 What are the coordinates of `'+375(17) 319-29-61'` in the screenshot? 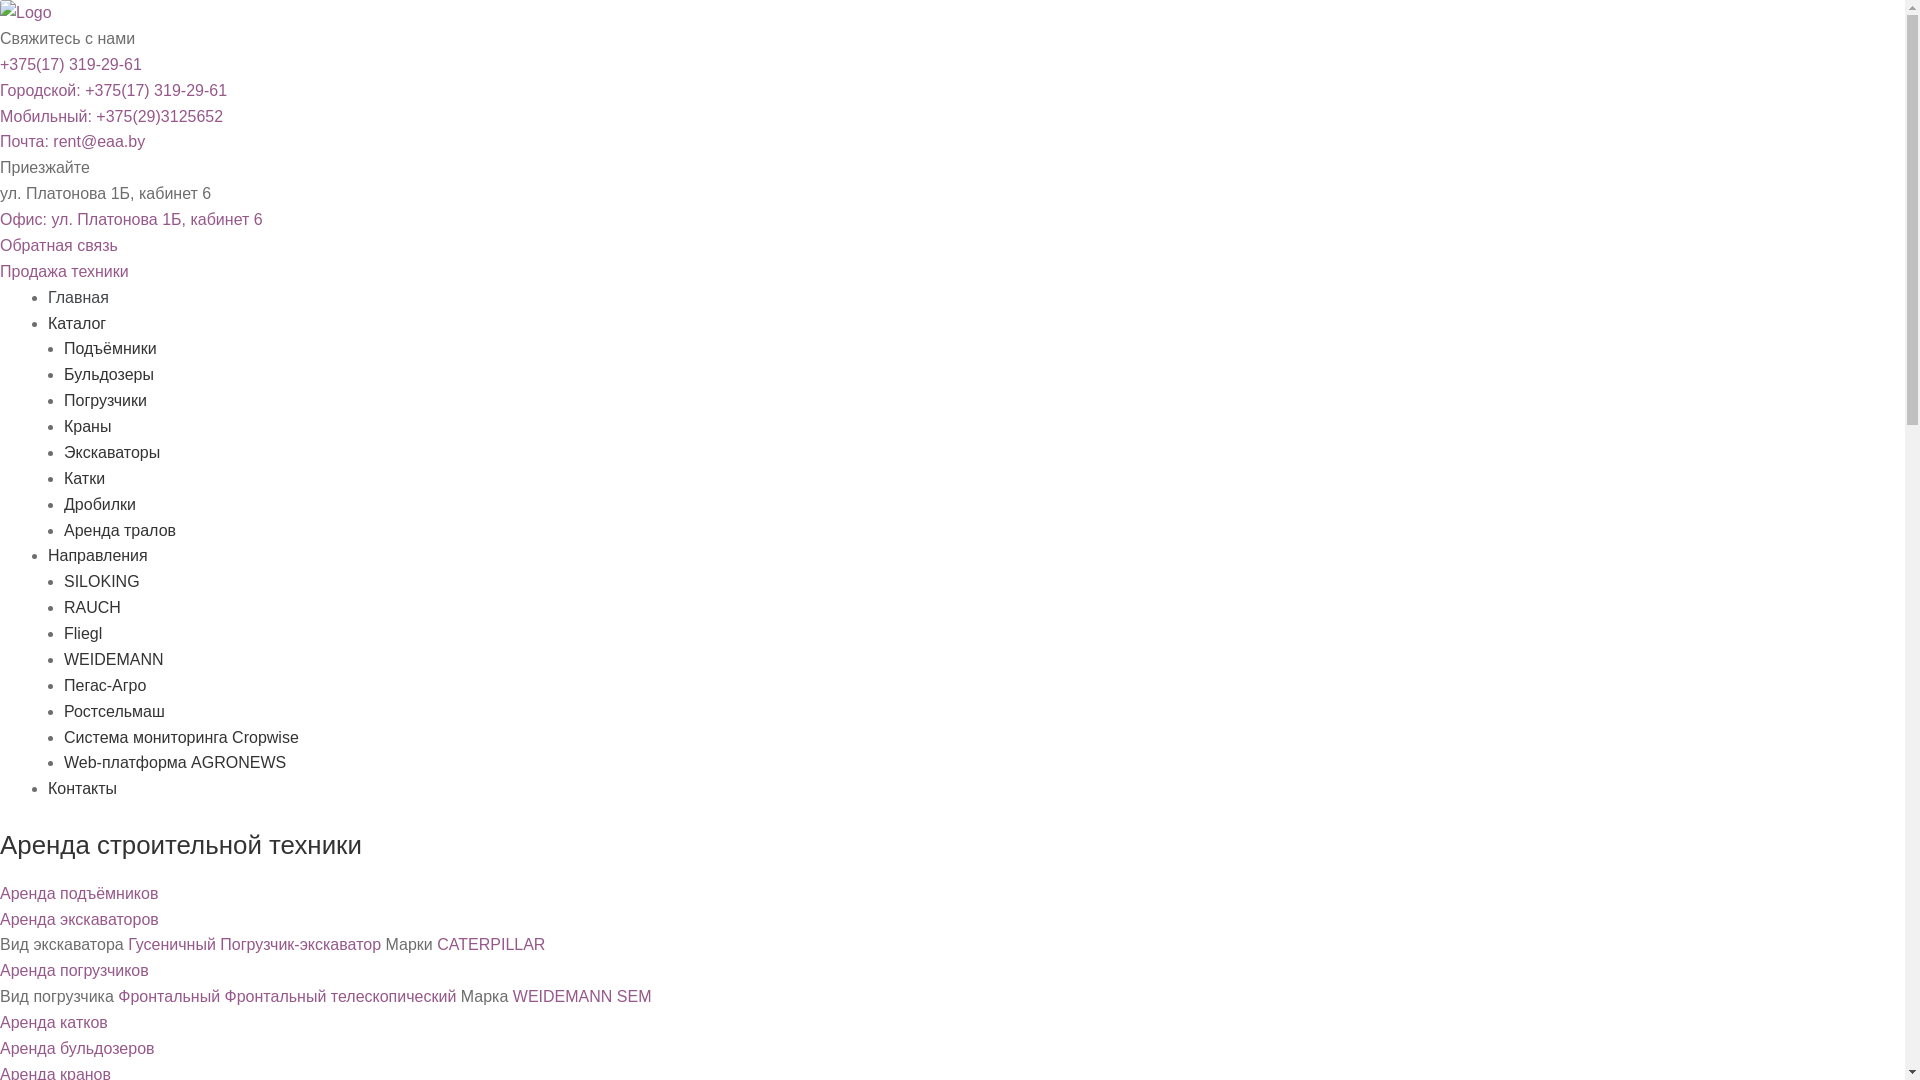 It's located at (71, 63).